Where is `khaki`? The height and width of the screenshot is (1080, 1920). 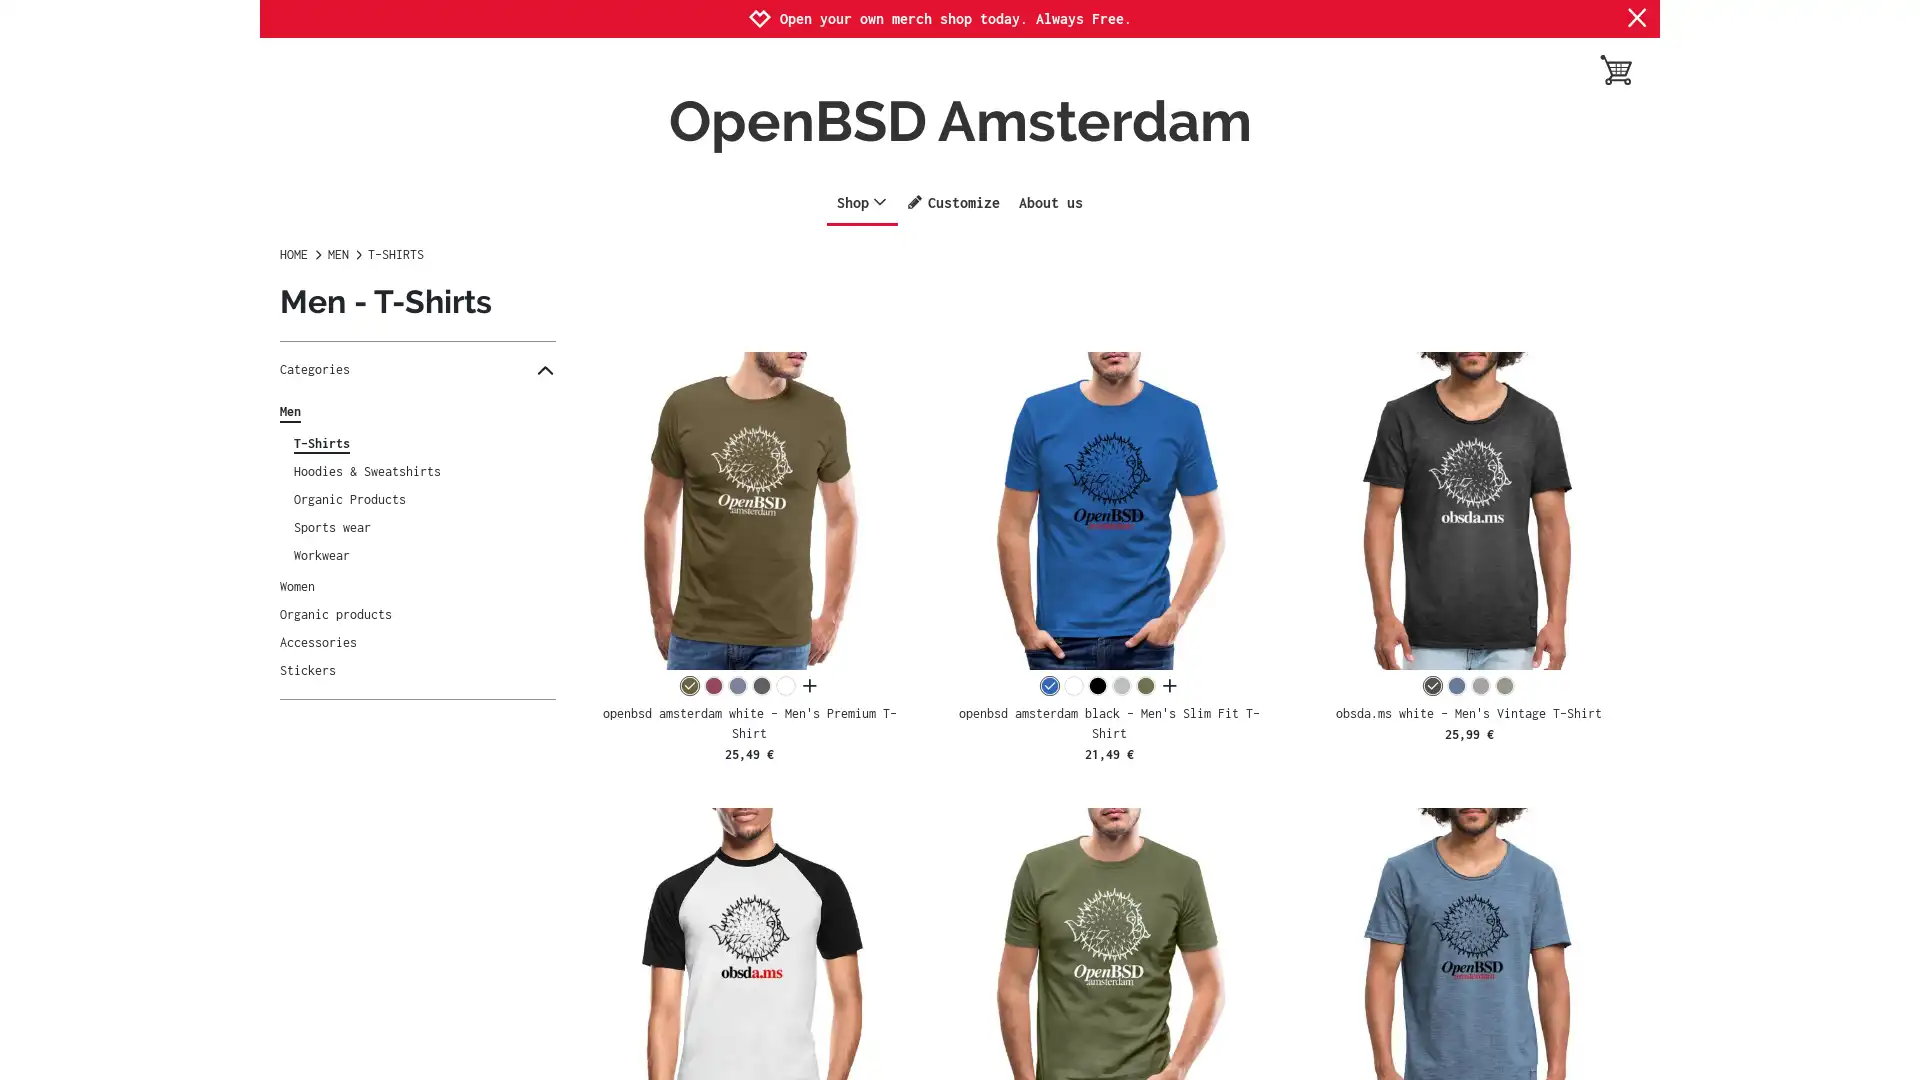 khaki is located at coordinates (689, 685).